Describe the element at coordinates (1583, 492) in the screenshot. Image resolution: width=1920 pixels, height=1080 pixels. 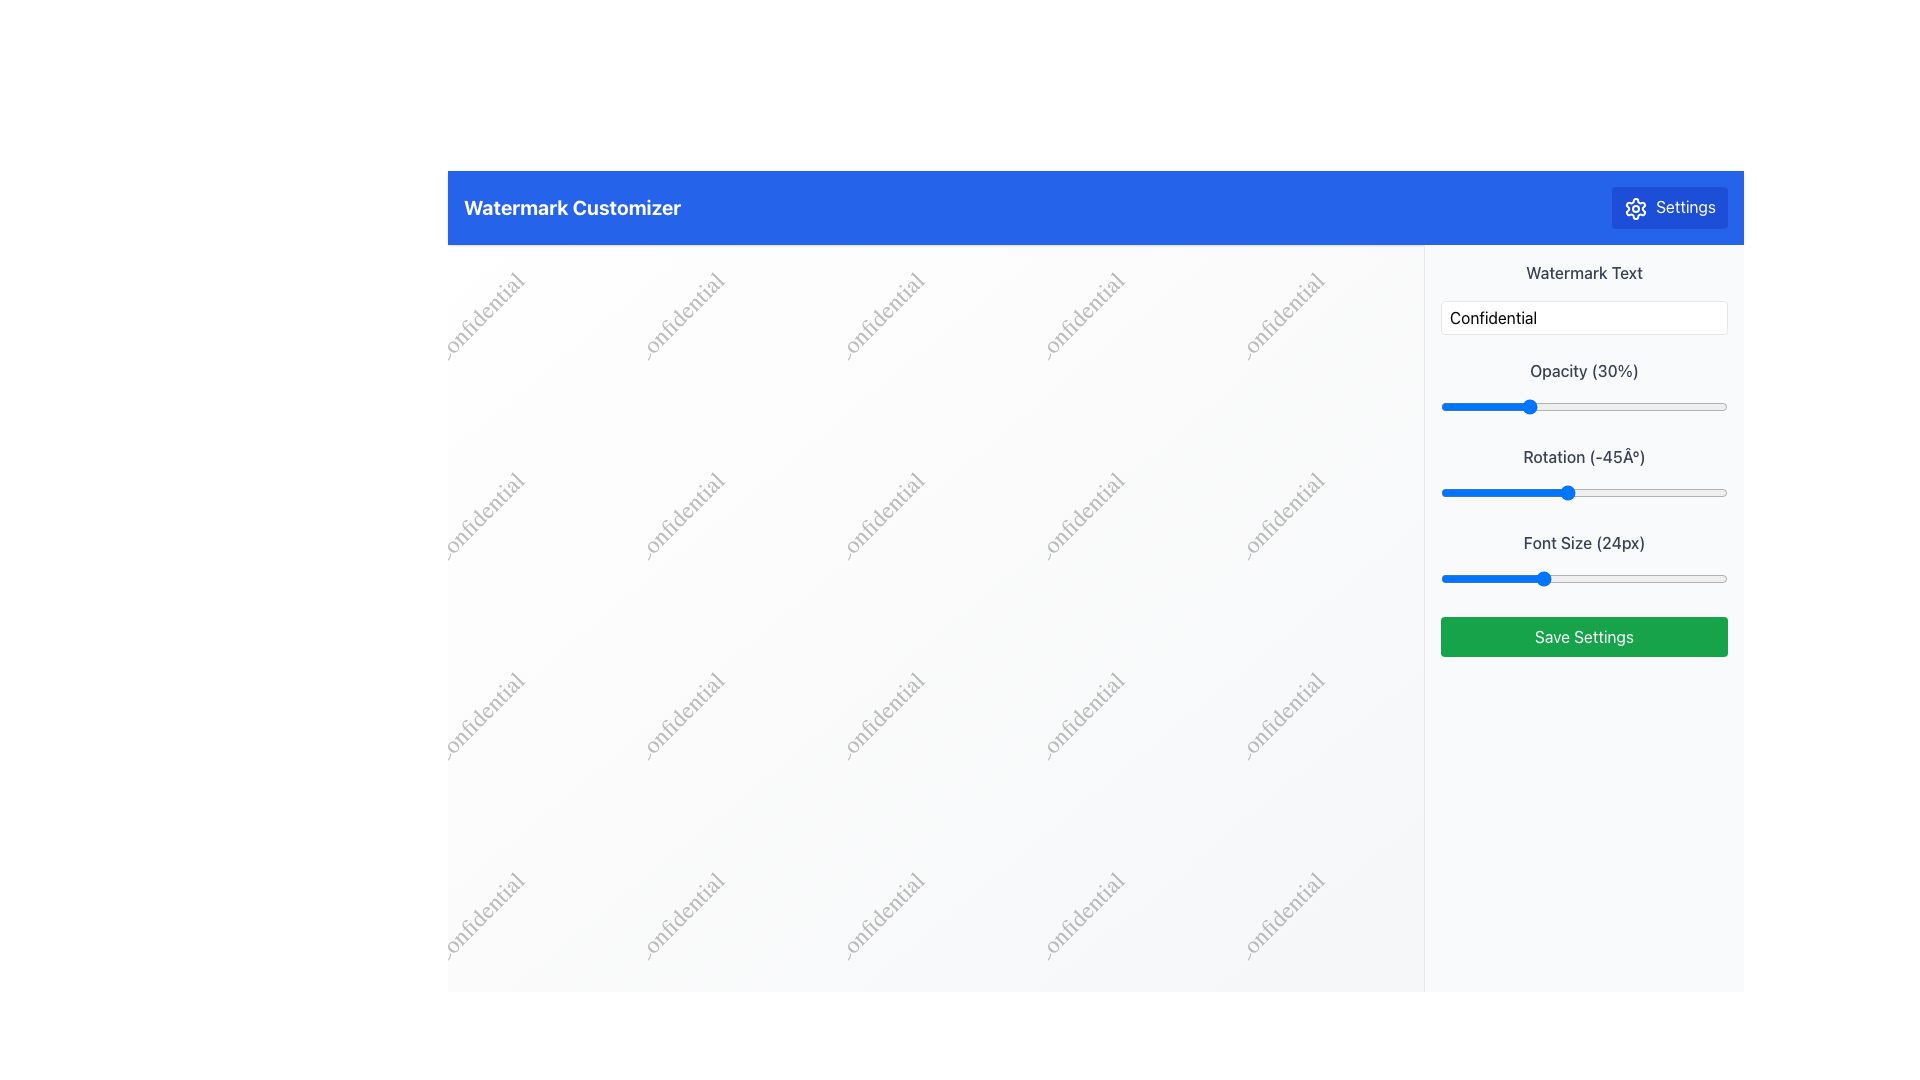
I see `the range slider positioned beneath the 'Rotation (-45°)' label to set a specific rotation value` at that location.